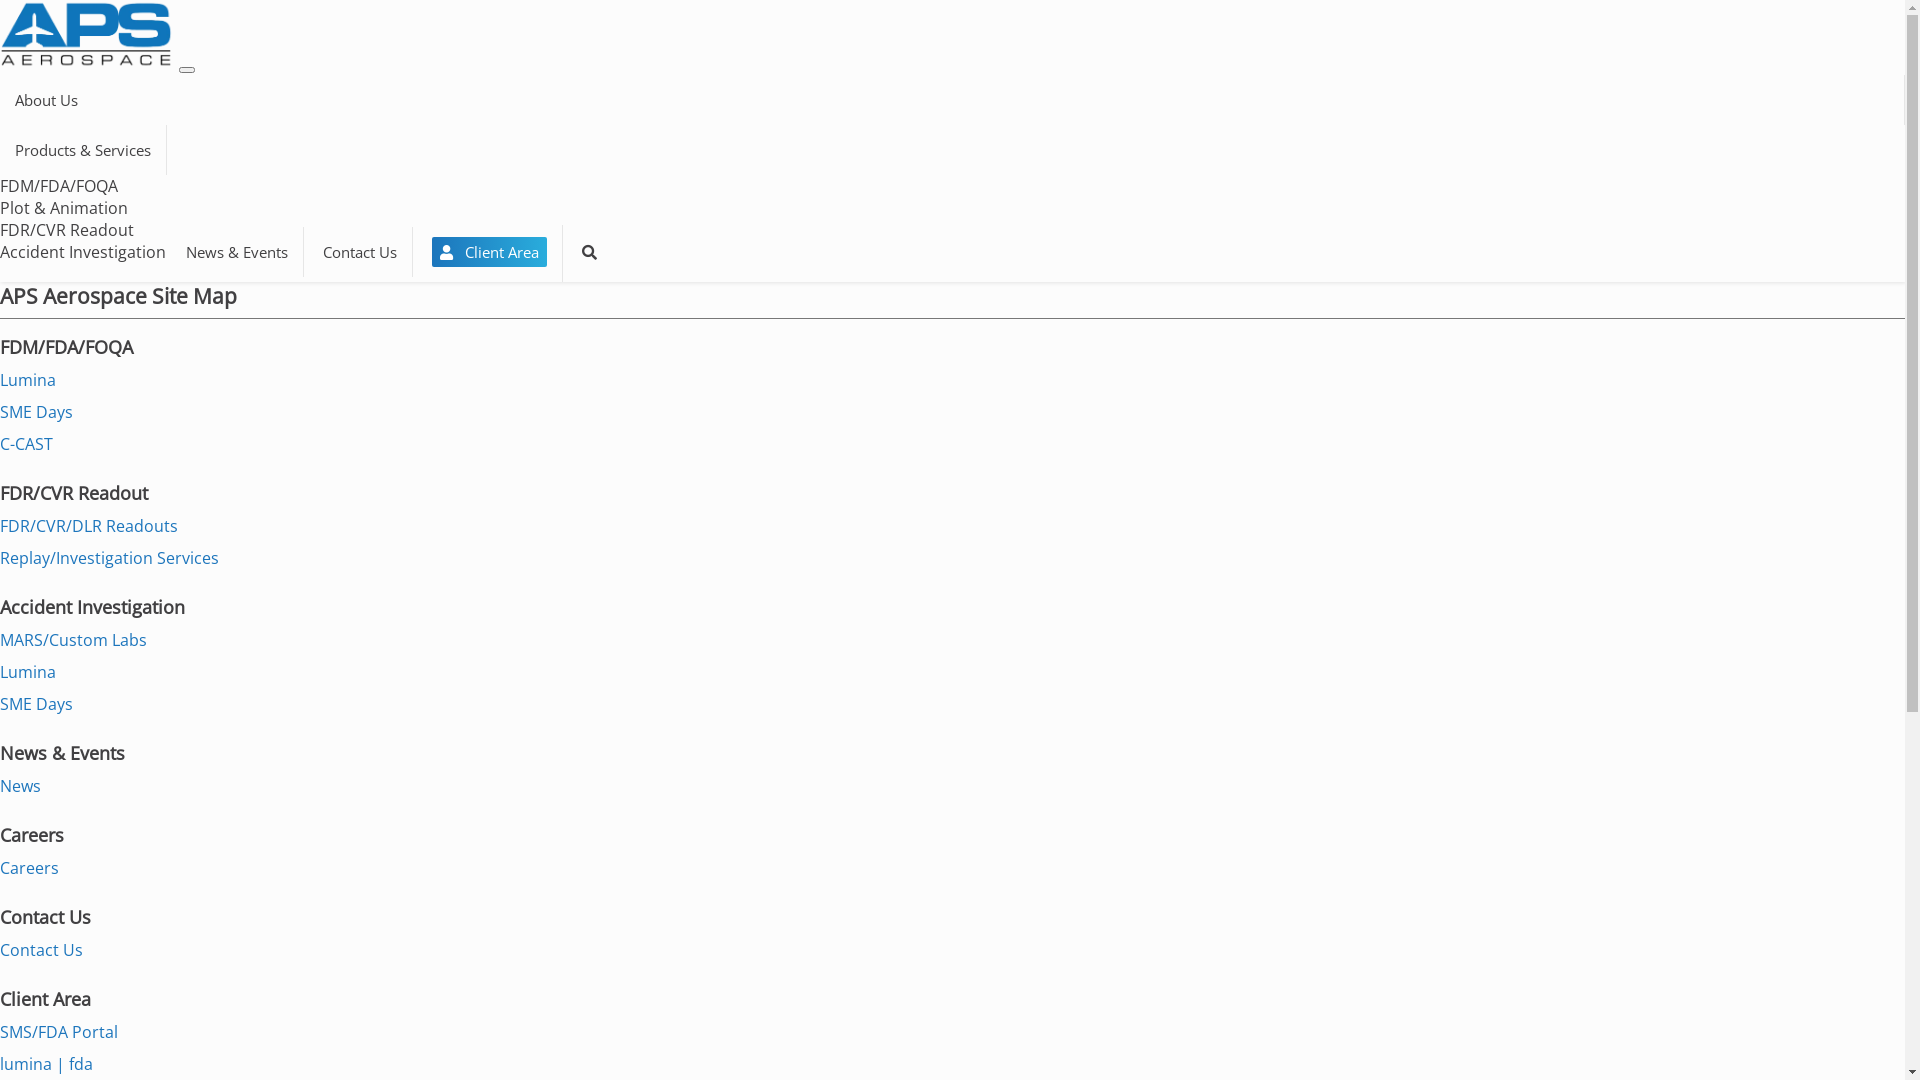  What do you see at coordinates (0, 1063) in the screenshot?
I see `'lumina | fda'` at bounding box center [0, 1063].